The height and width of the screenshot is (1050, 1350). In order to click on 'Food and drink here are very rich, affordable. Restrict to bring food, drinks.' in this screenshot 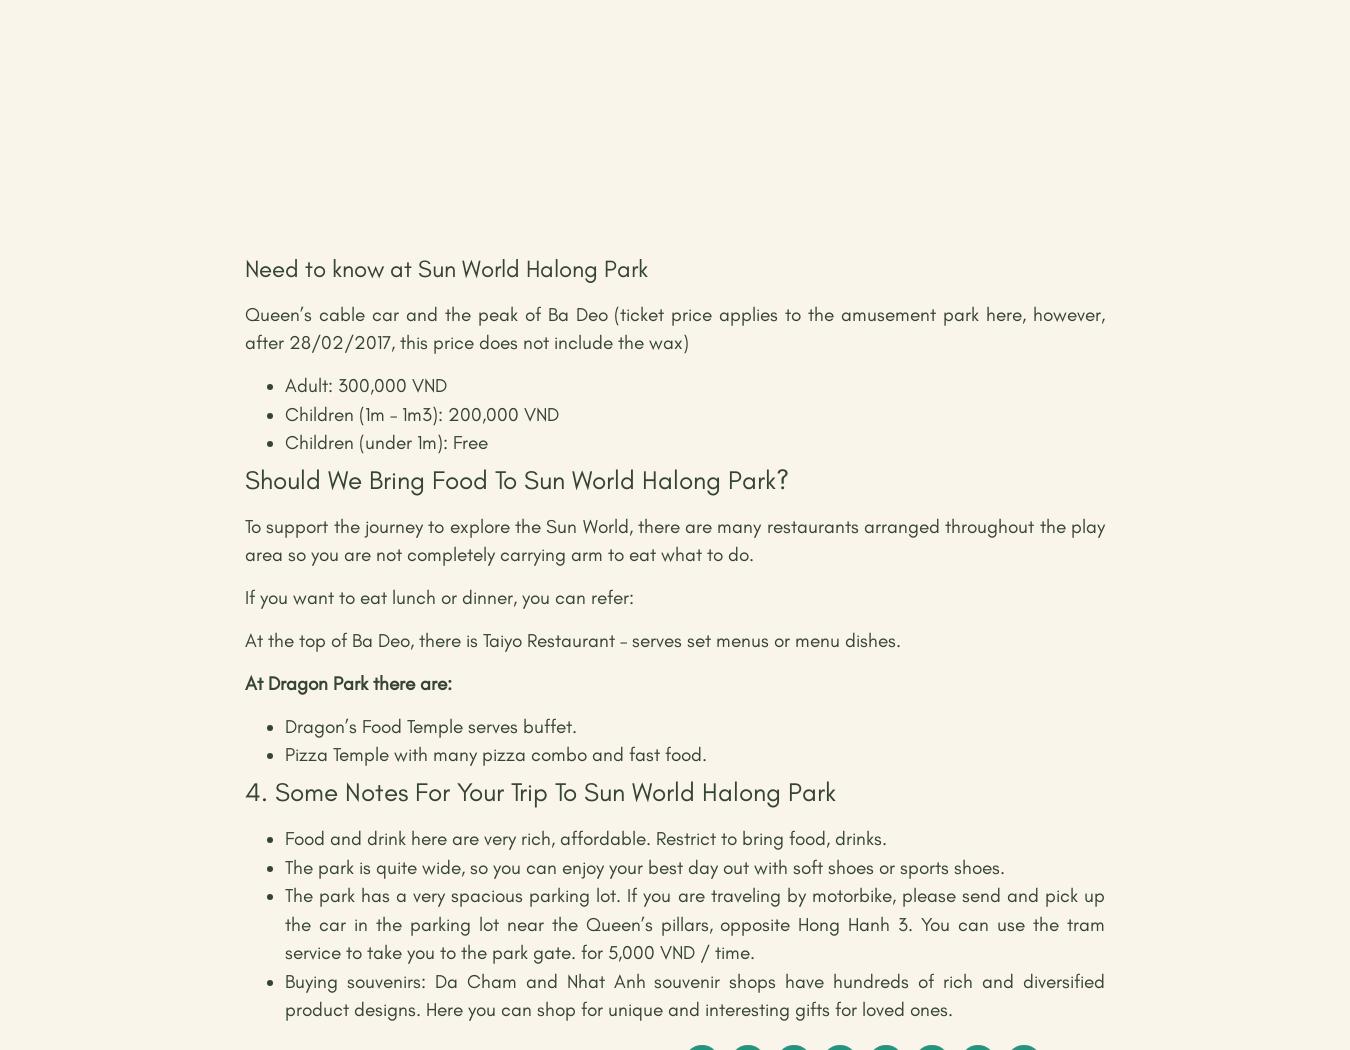, I will do `click(586, 838)`.